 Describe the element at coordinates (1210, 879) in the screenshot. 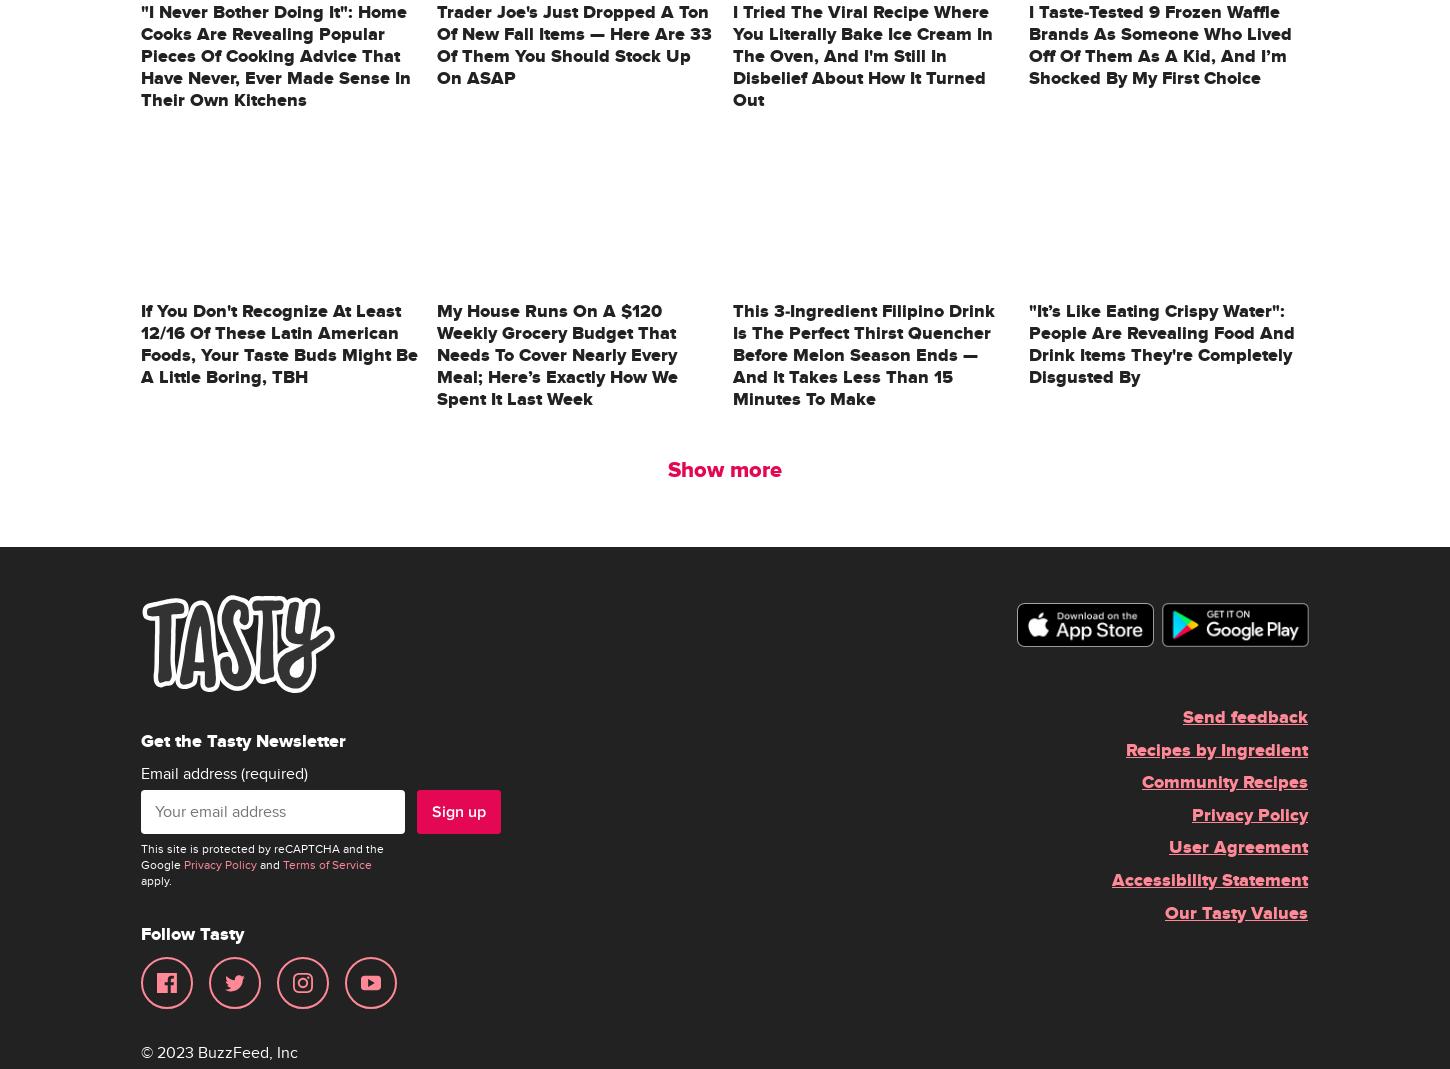

I see `'Accessibility Statement'` at that location.